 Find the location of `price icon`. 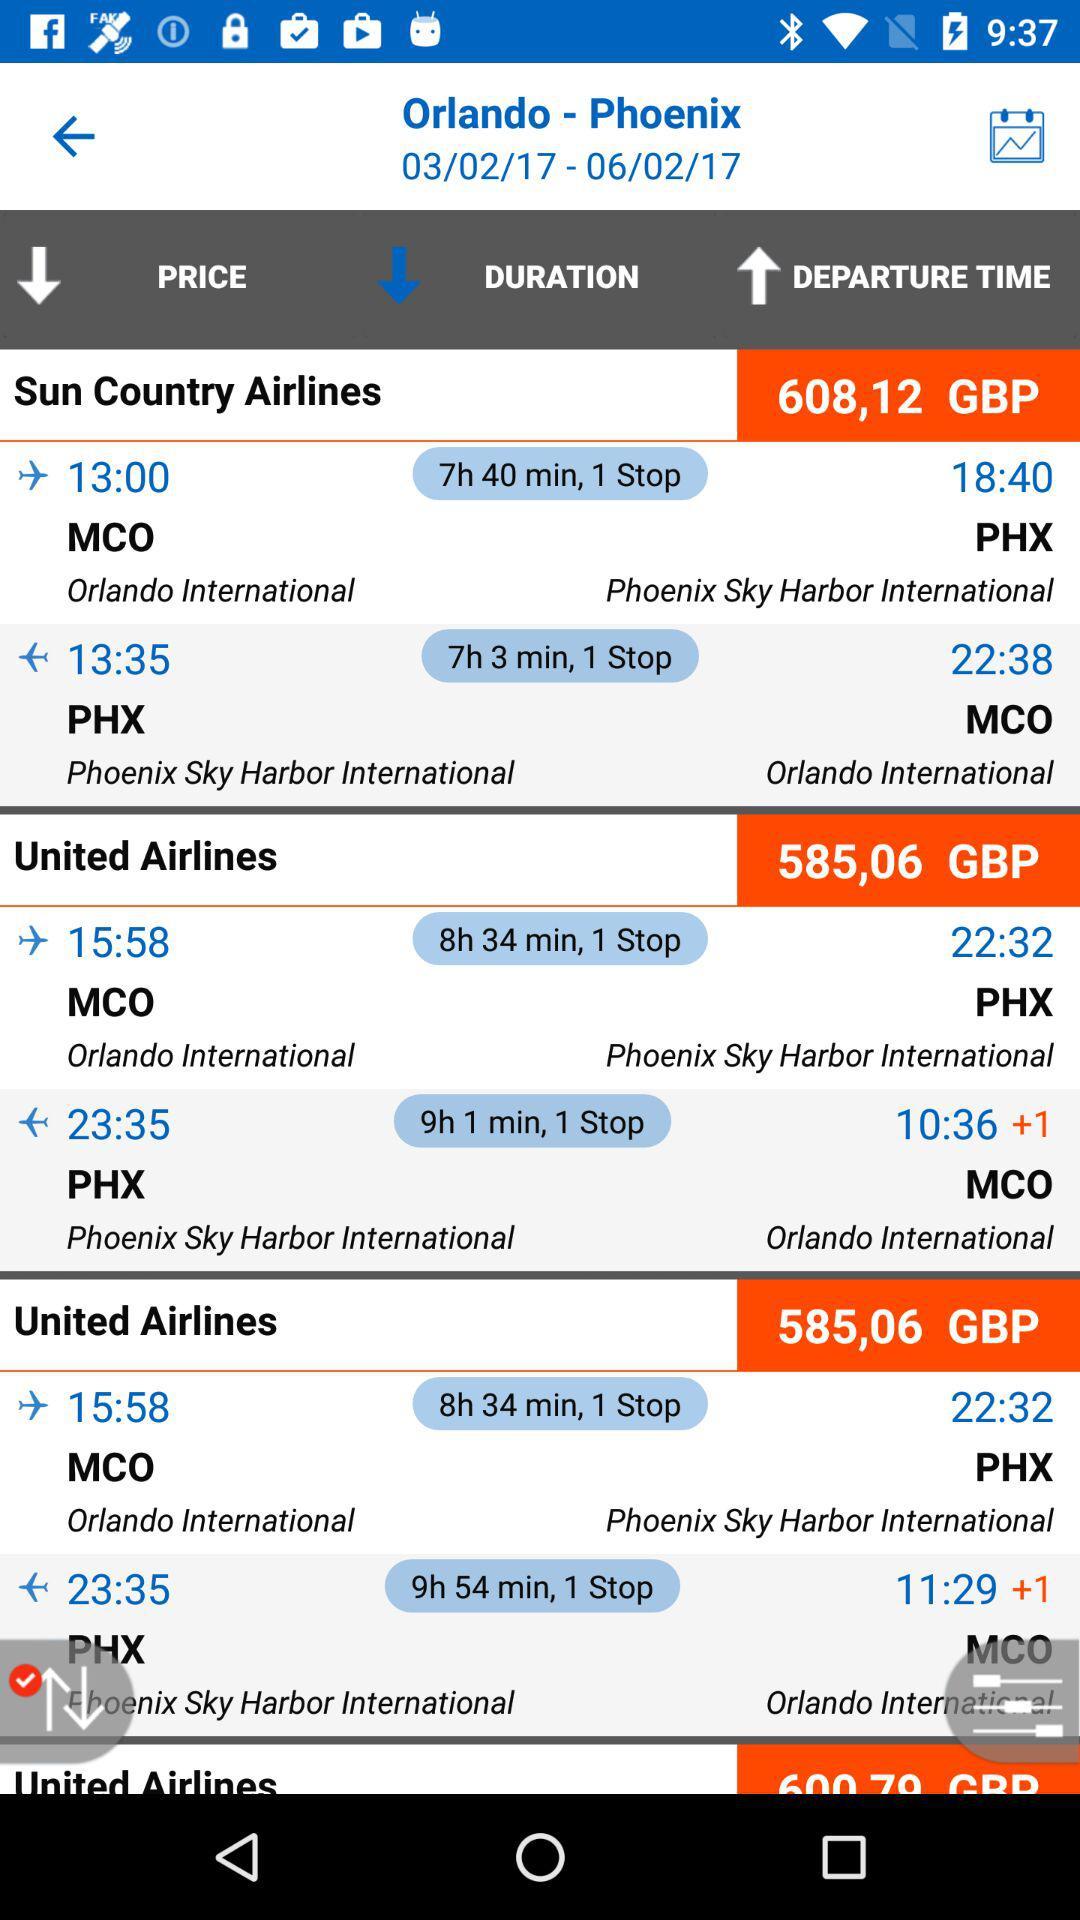

price icon is located at coordinates (180, 274).